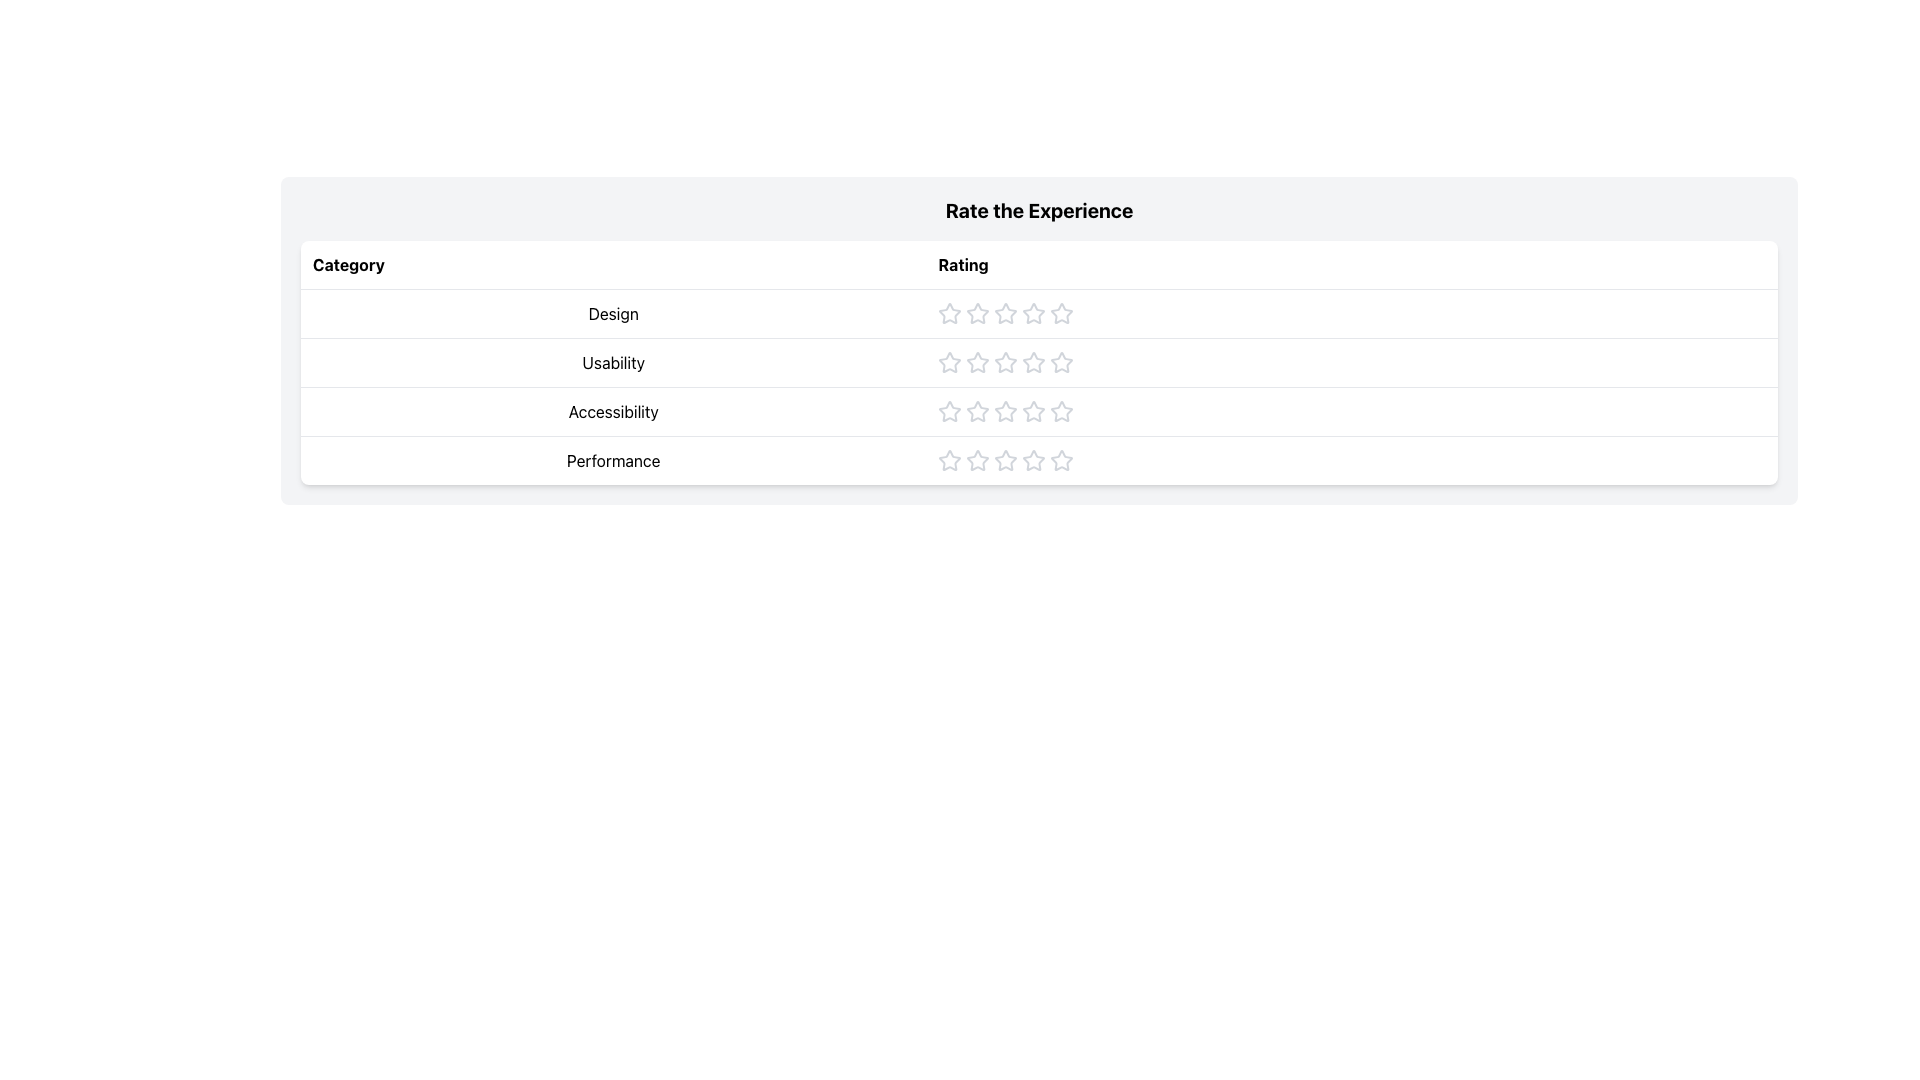  Describe the element at coordinates (1006, 460) in the screenshot. I see `the third star icon in the 'Performance' rating system` at that location.